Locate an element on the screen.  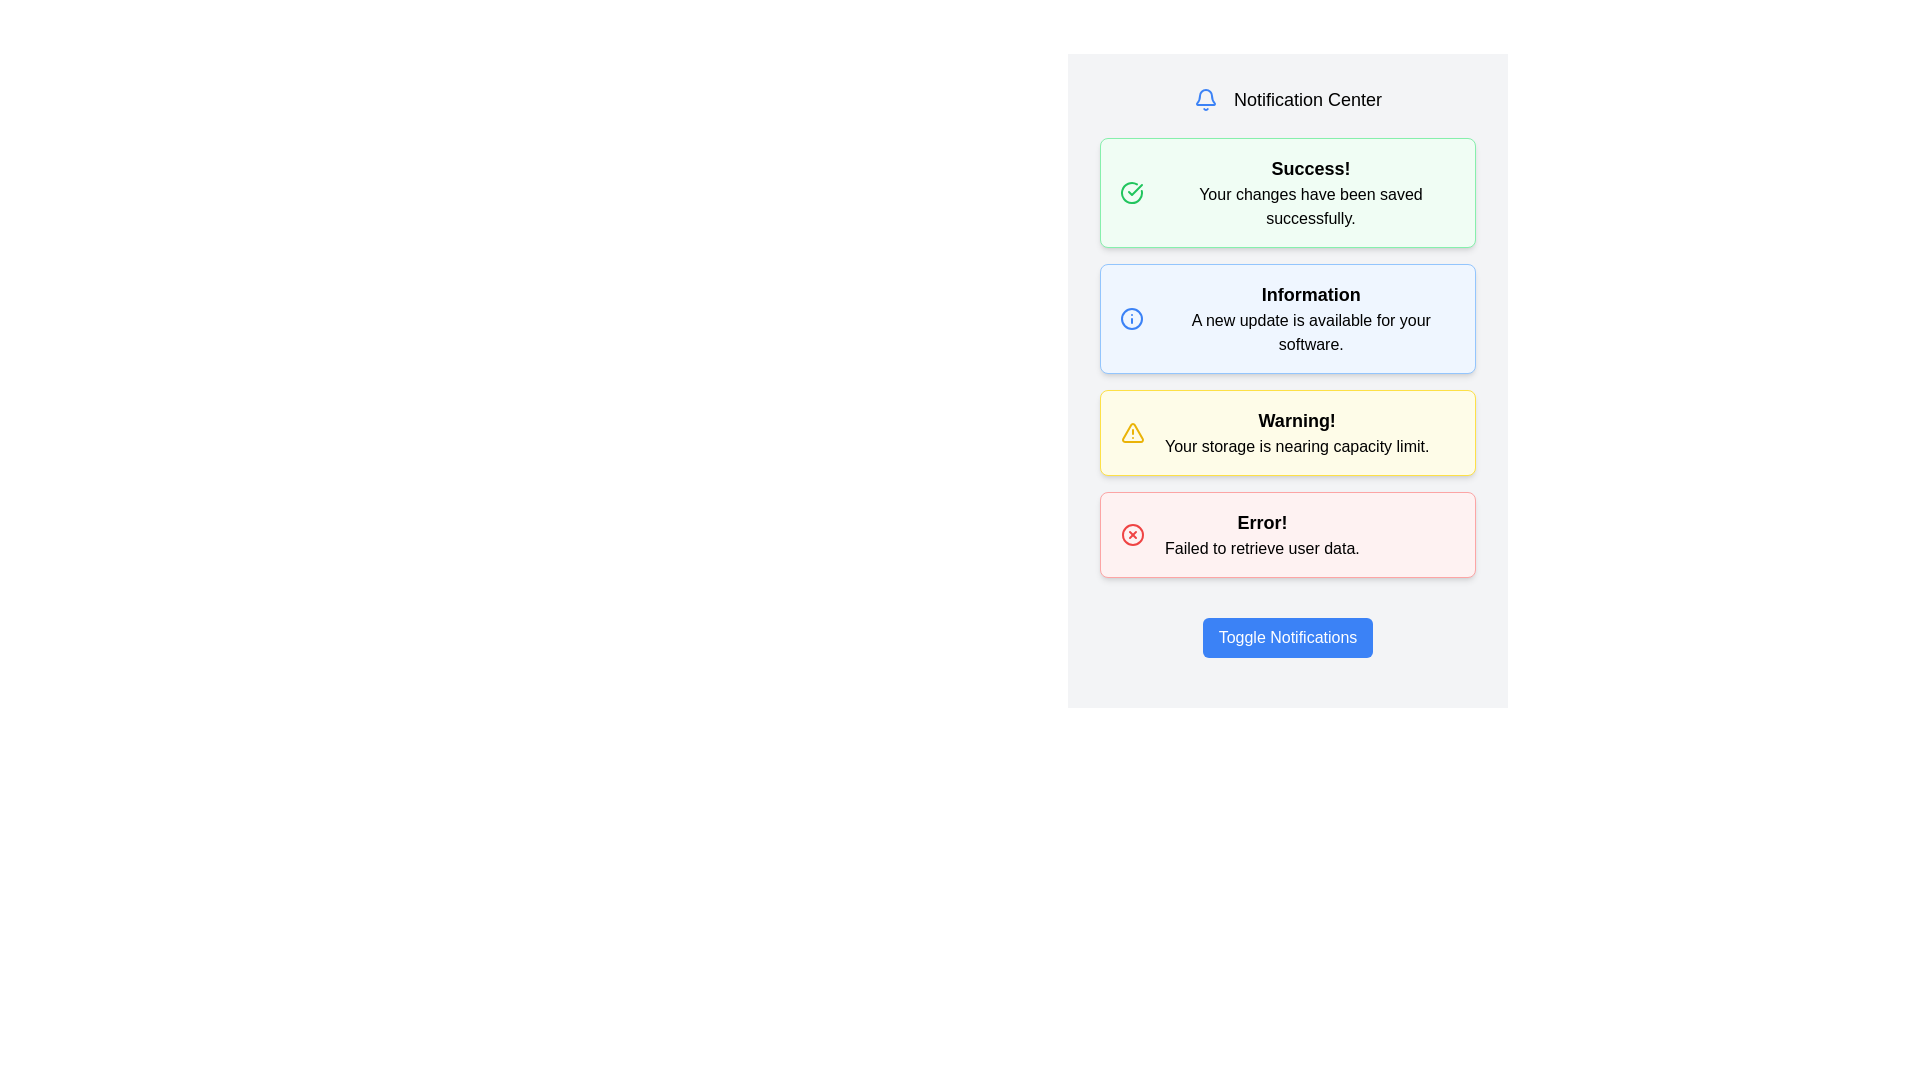
the 'Error!' notification alert box, which has a red border and a pale red background, located at the bottom of the notification section is located at coordinates (1287, 534).